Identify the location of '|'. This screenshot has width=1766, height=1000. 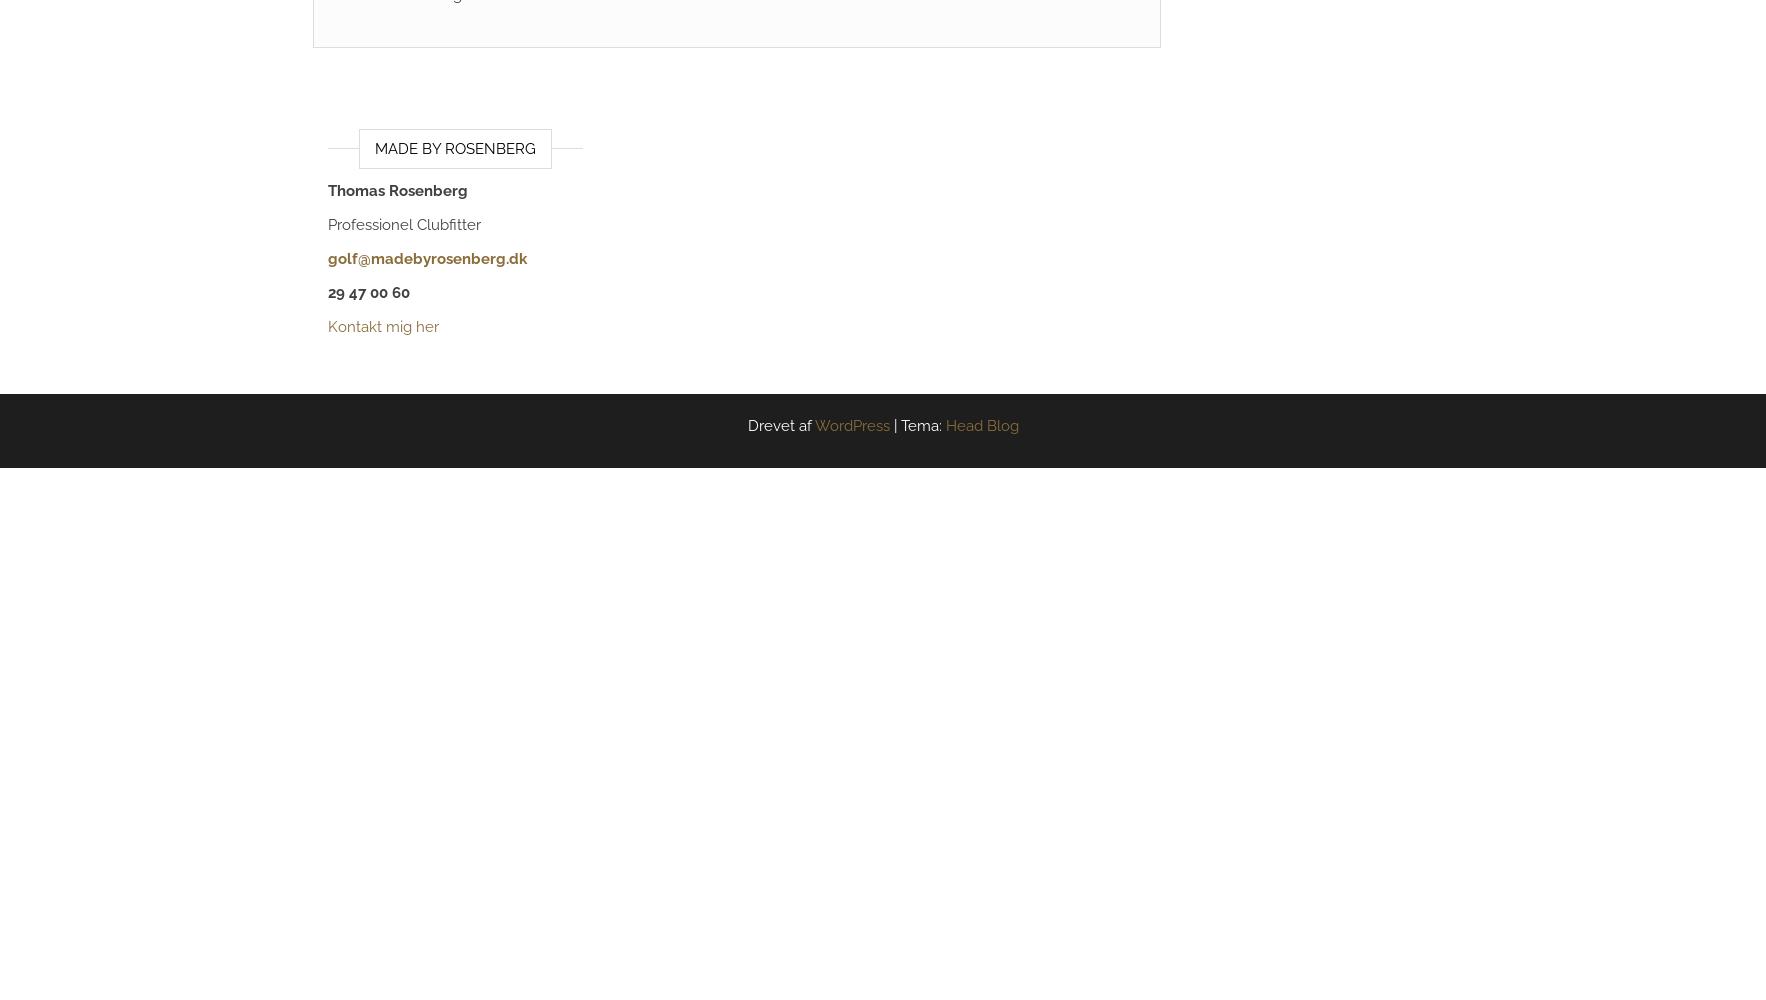
(895, 426).